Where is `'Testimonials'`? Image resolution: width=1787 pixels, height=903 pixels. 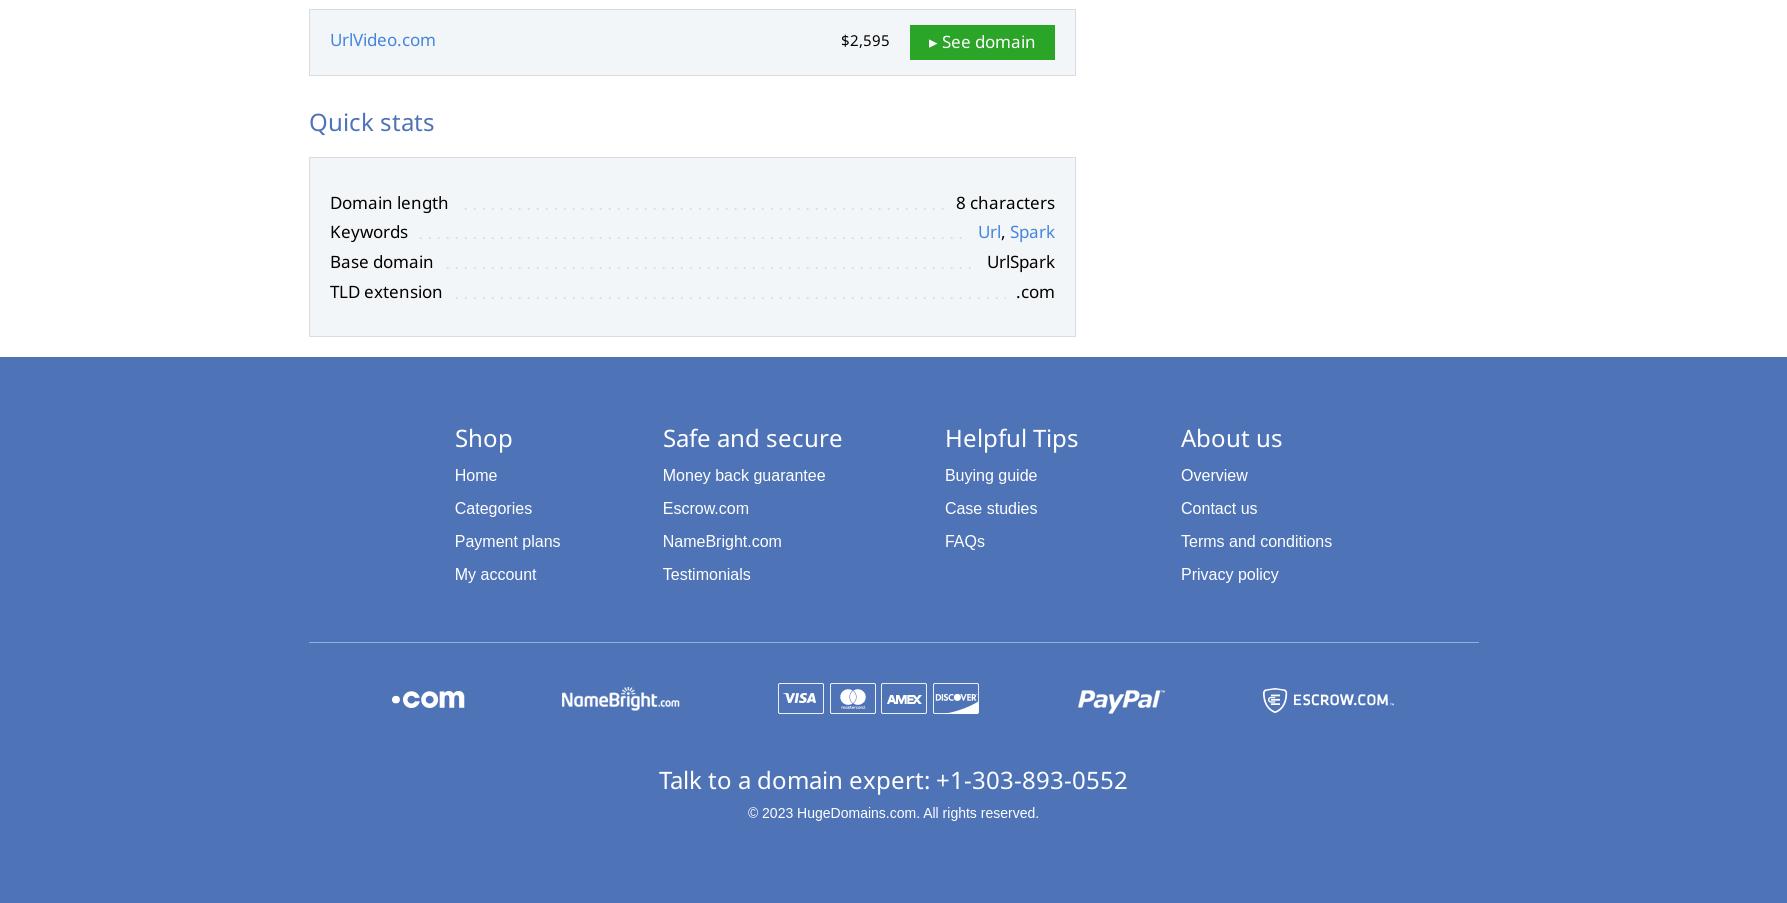
'Testimonials' is located at coordinates (705, 572).